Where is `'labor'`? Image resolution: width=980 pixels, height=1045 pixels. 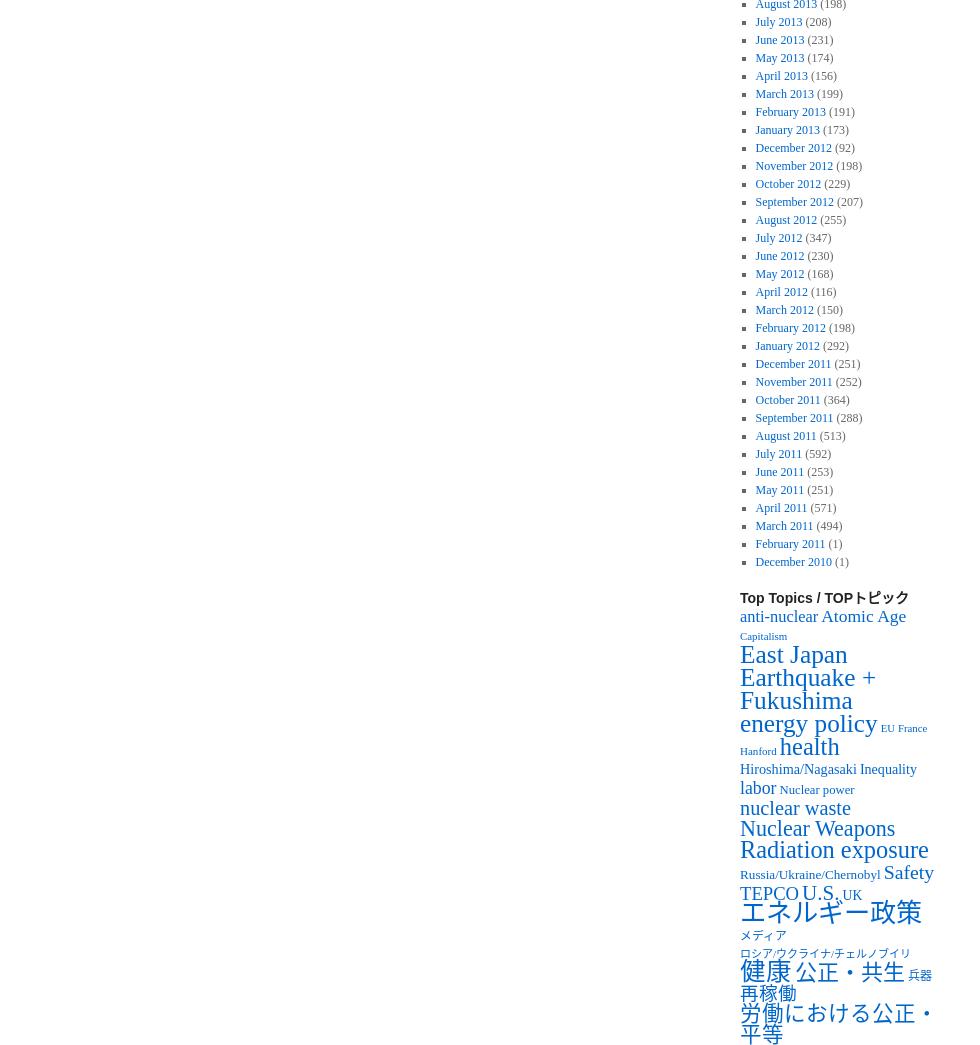
'labor' is located at coordinates (758, 788).